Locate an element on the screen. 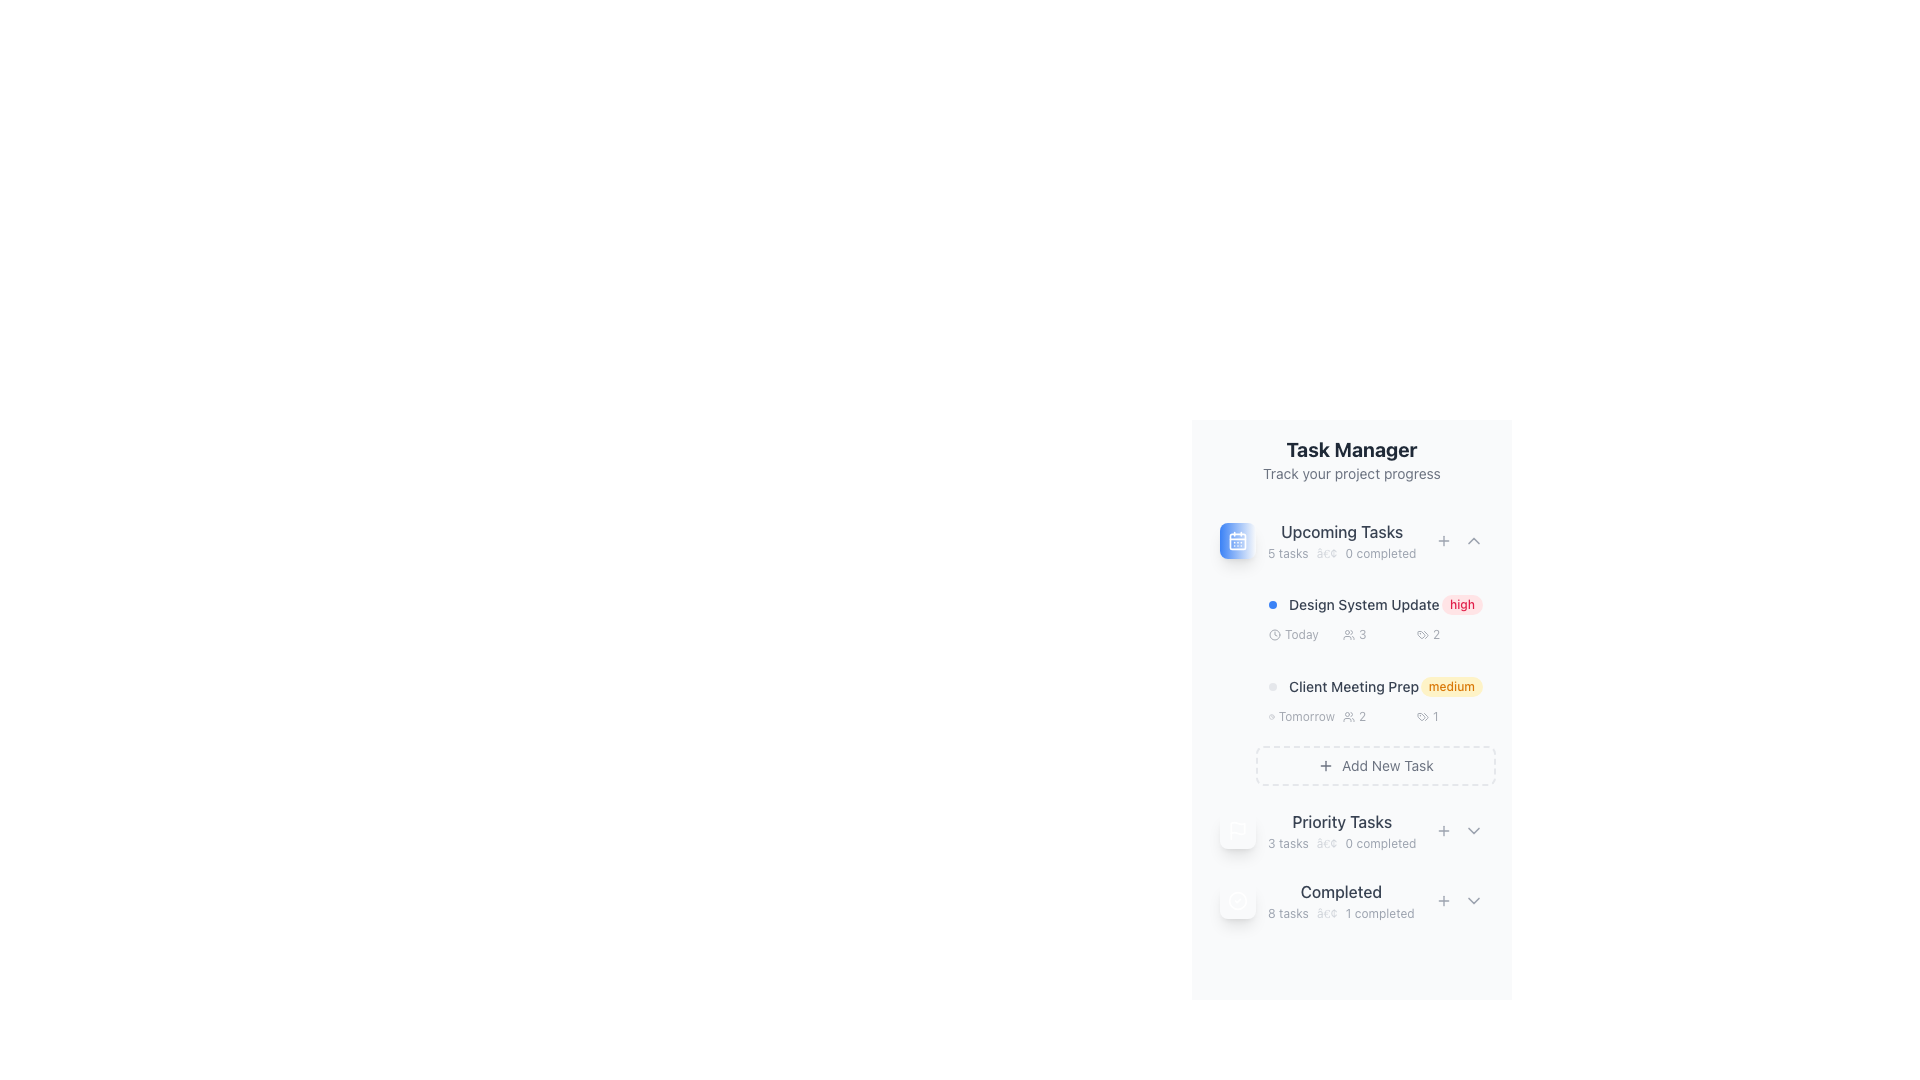 This screenshot has height=1080, width=1920. the textual separator (visual dot) element located between '5 tasks' and '0 completed' is located at coordinates (1327, 554).